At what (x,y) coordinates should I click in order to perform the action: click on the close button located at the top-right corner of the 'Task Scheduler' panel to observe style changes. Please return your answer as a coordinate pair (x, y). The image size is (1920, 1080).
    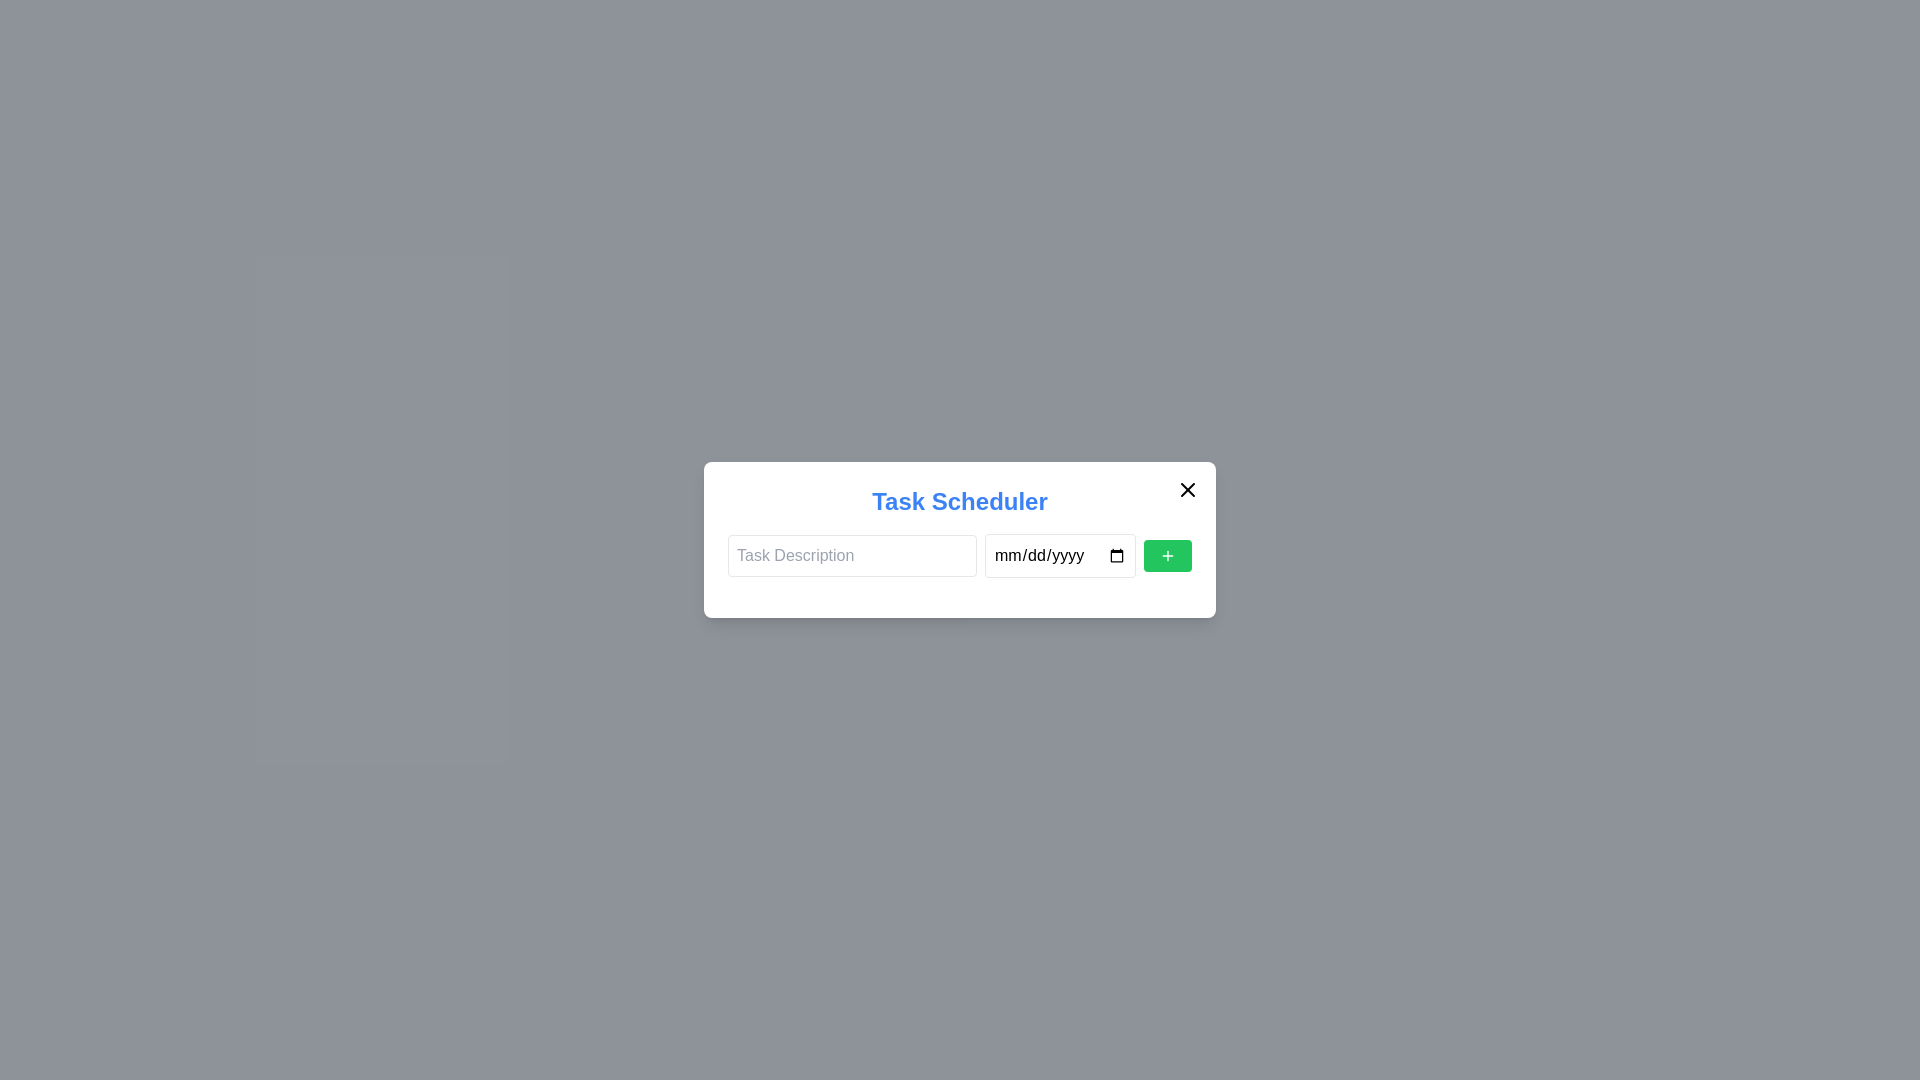
    Looking at the image, I should click on (1188, 489).